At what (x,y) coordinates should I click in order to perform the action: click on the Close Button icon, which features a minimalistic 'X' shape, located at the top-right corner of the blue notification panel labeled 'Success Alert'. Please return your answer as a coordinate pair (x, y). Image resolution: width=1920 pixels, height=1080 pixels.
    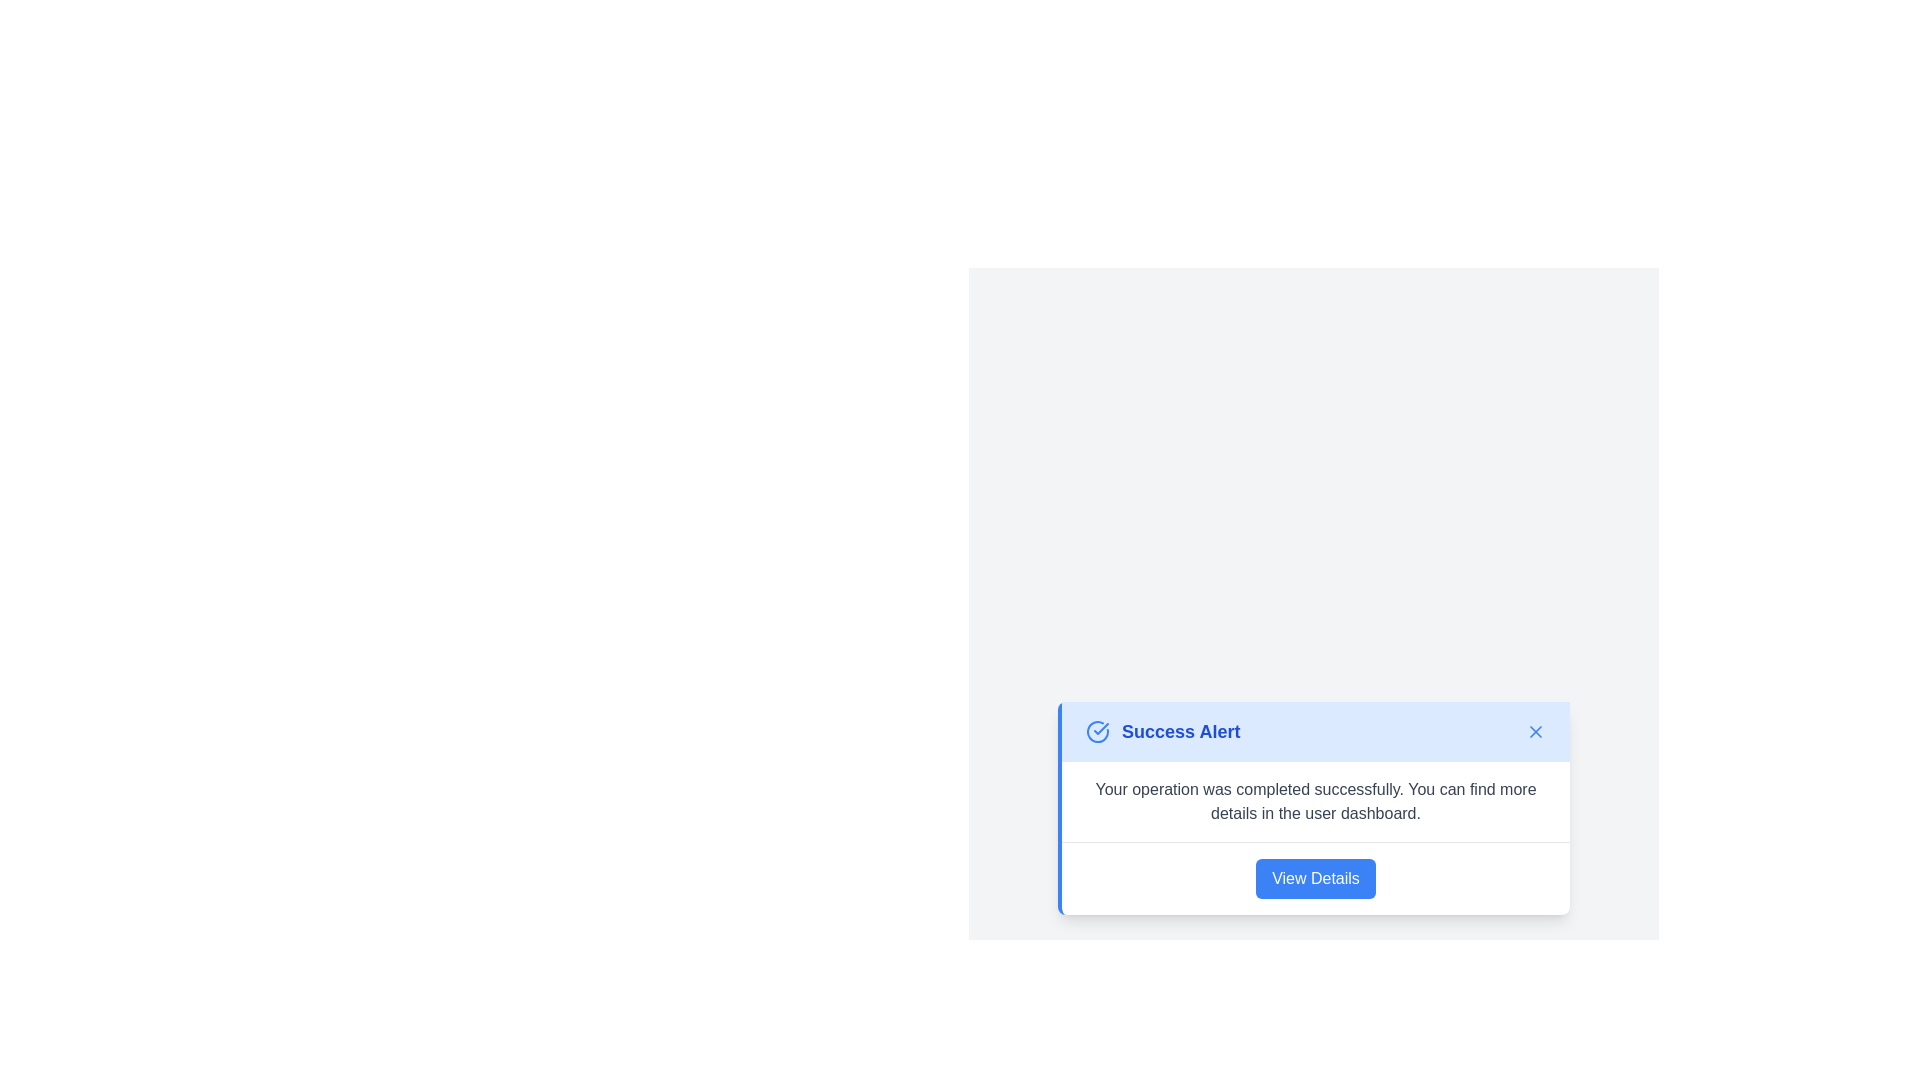
    Looking at the image, I should click on (1535, 731).